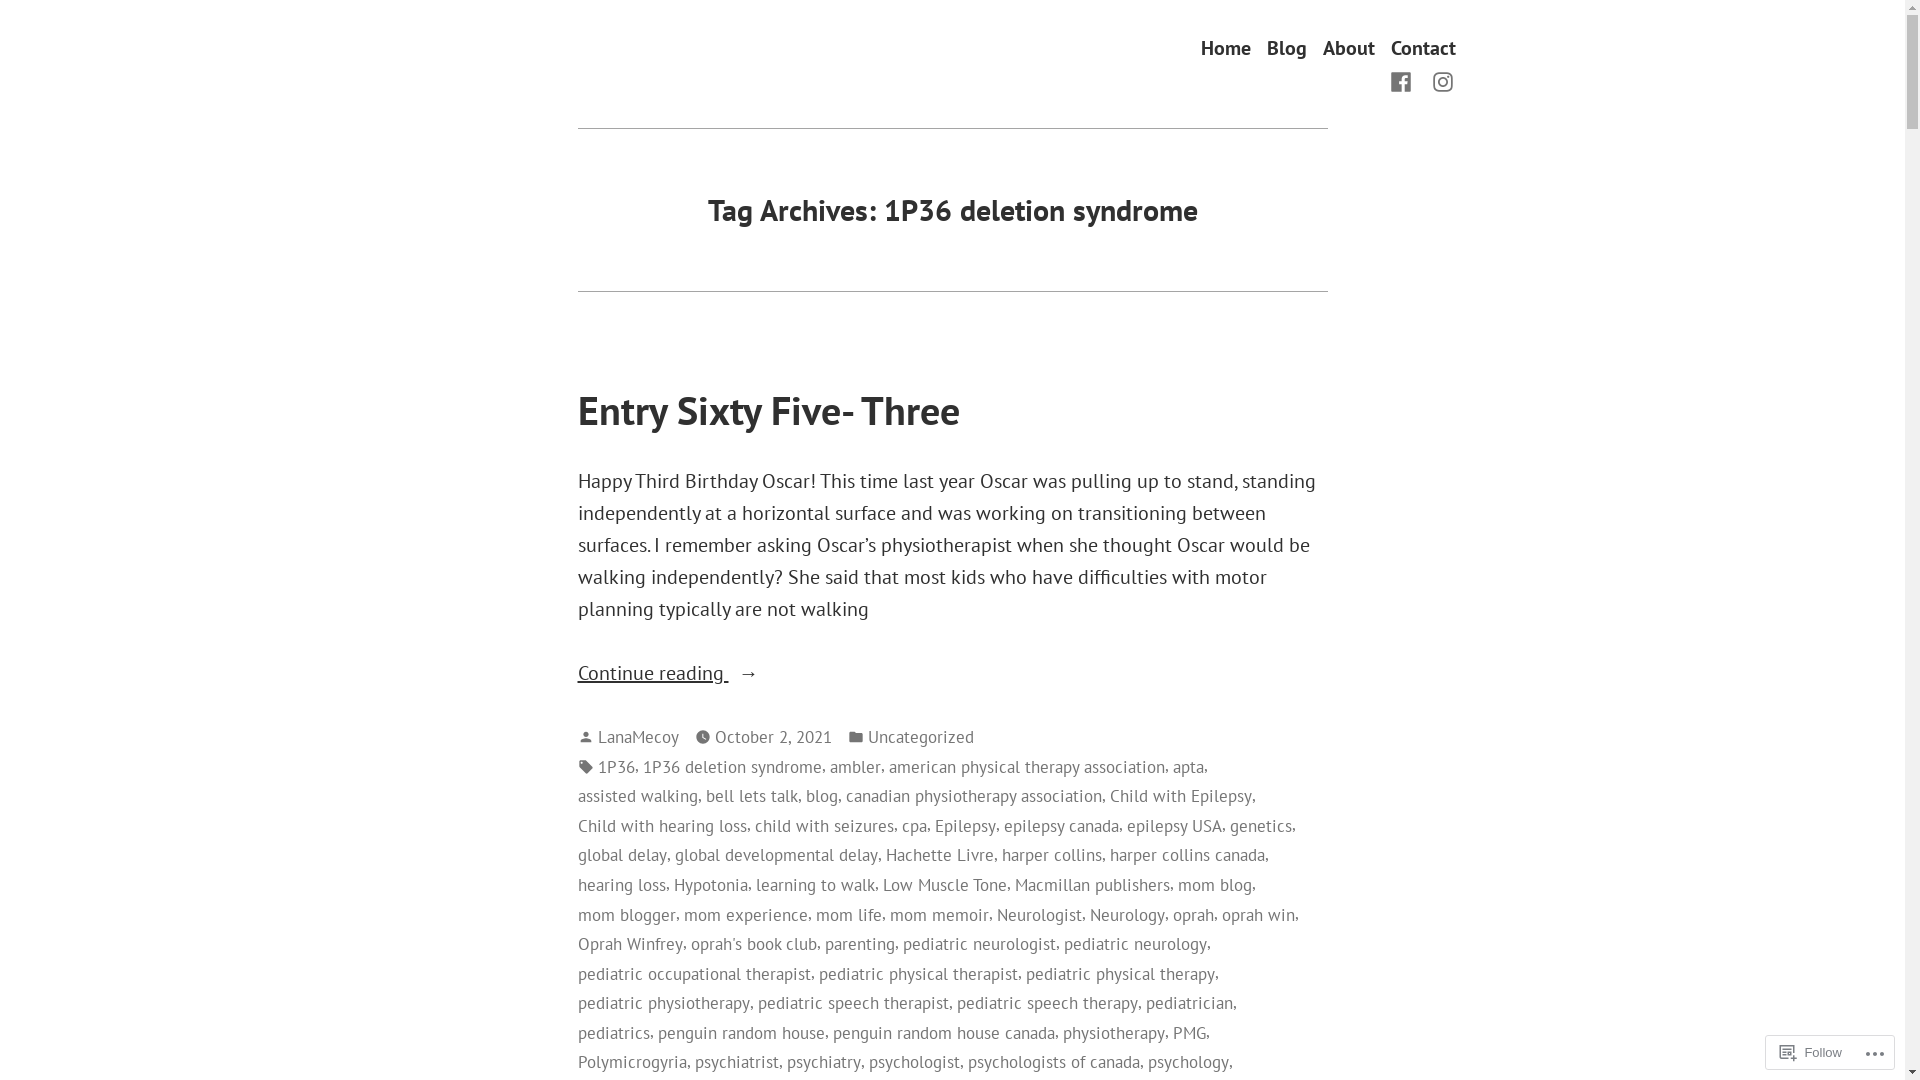 Image resolution: width=1920 pixels, height=1080 pixels. What do you see at coordinates (1257, 914) in the screenshot?
I see `'oprah win'` at bounding box center [1257, 914].